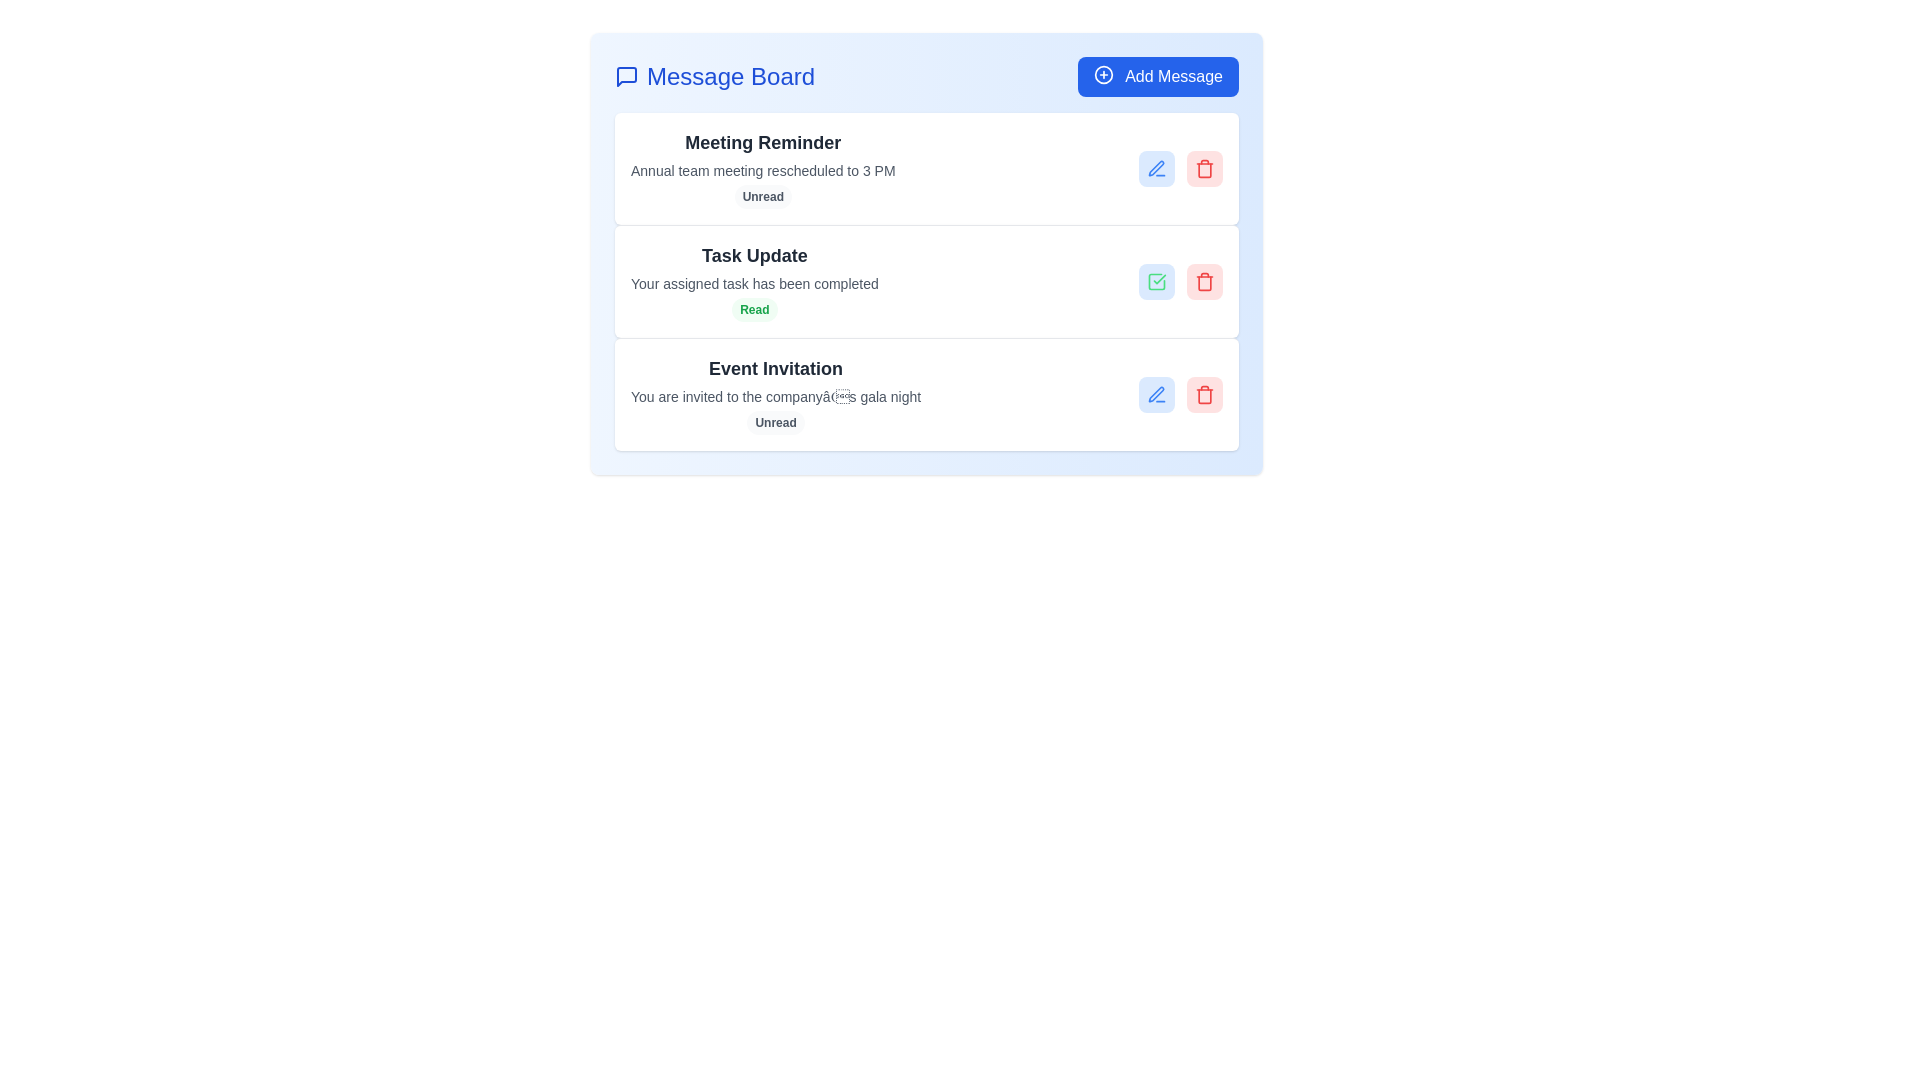 The image size is (1920, 1080). Describe the element at coordinates (1156, 168) in the screenshot. I see `the edit icon located on the far right of the first item in the vertical list, next to the 'Meeting Reminder' title to initiate edit mode` at that location.